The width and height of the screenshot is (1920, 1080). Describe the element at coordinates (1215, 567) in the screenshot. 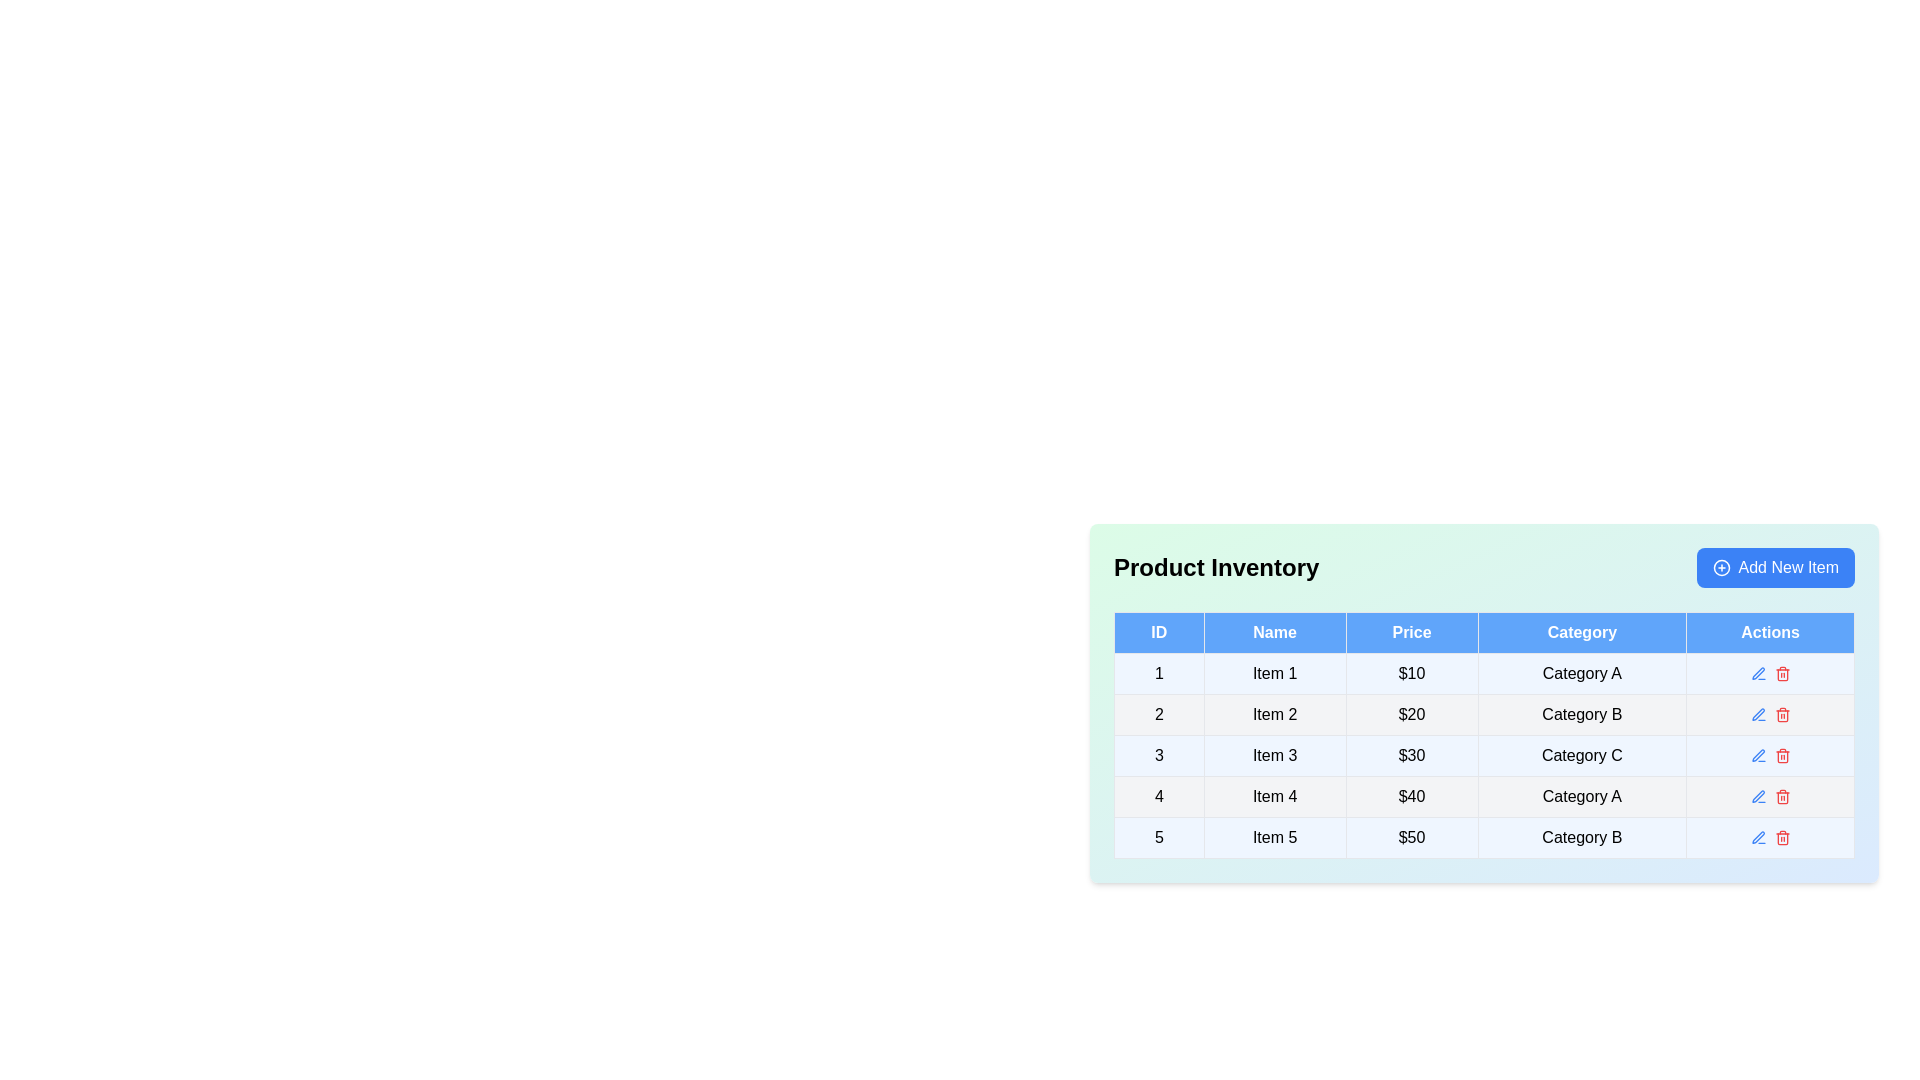

I see `the bold text label displaying 'Product Inventory' located at the top-left corner of the header section of the data table interface` at that location.